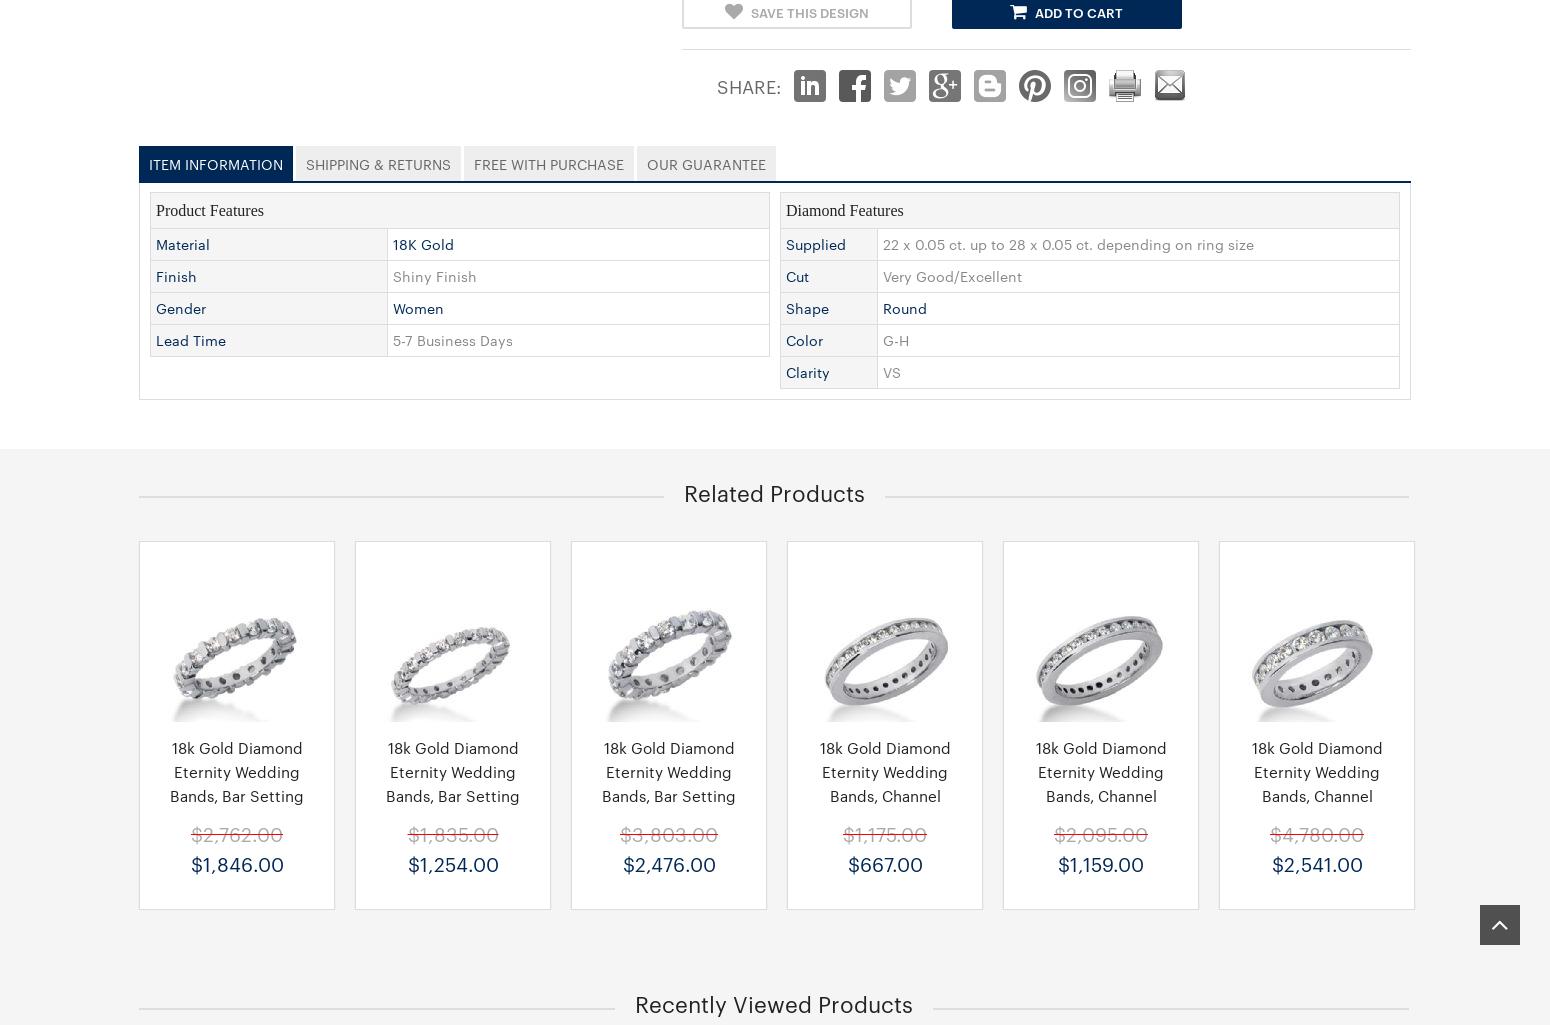  I want to click on 'Round', so click(905, 306).